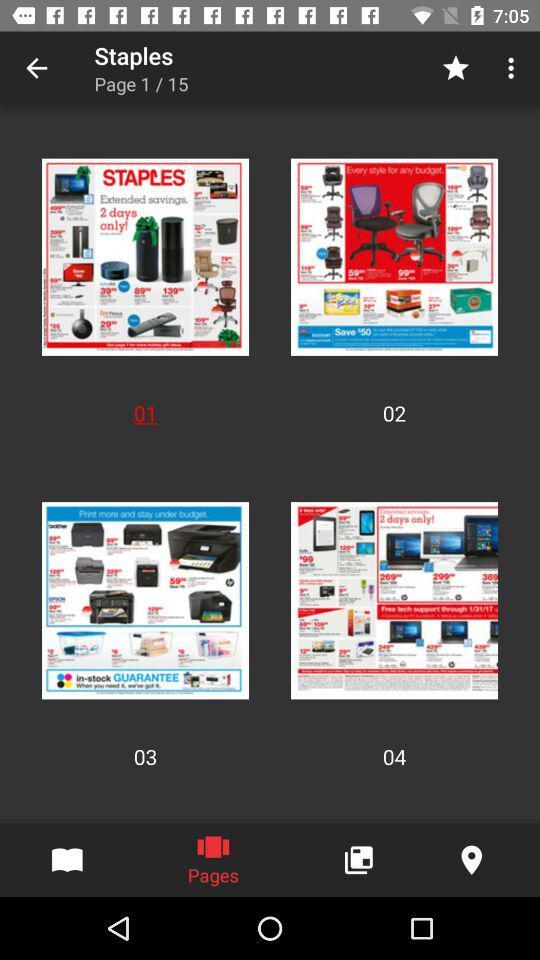 The width and height of the screenshot is (540, 960). I want to click on second option in first row, so click(394, 256).